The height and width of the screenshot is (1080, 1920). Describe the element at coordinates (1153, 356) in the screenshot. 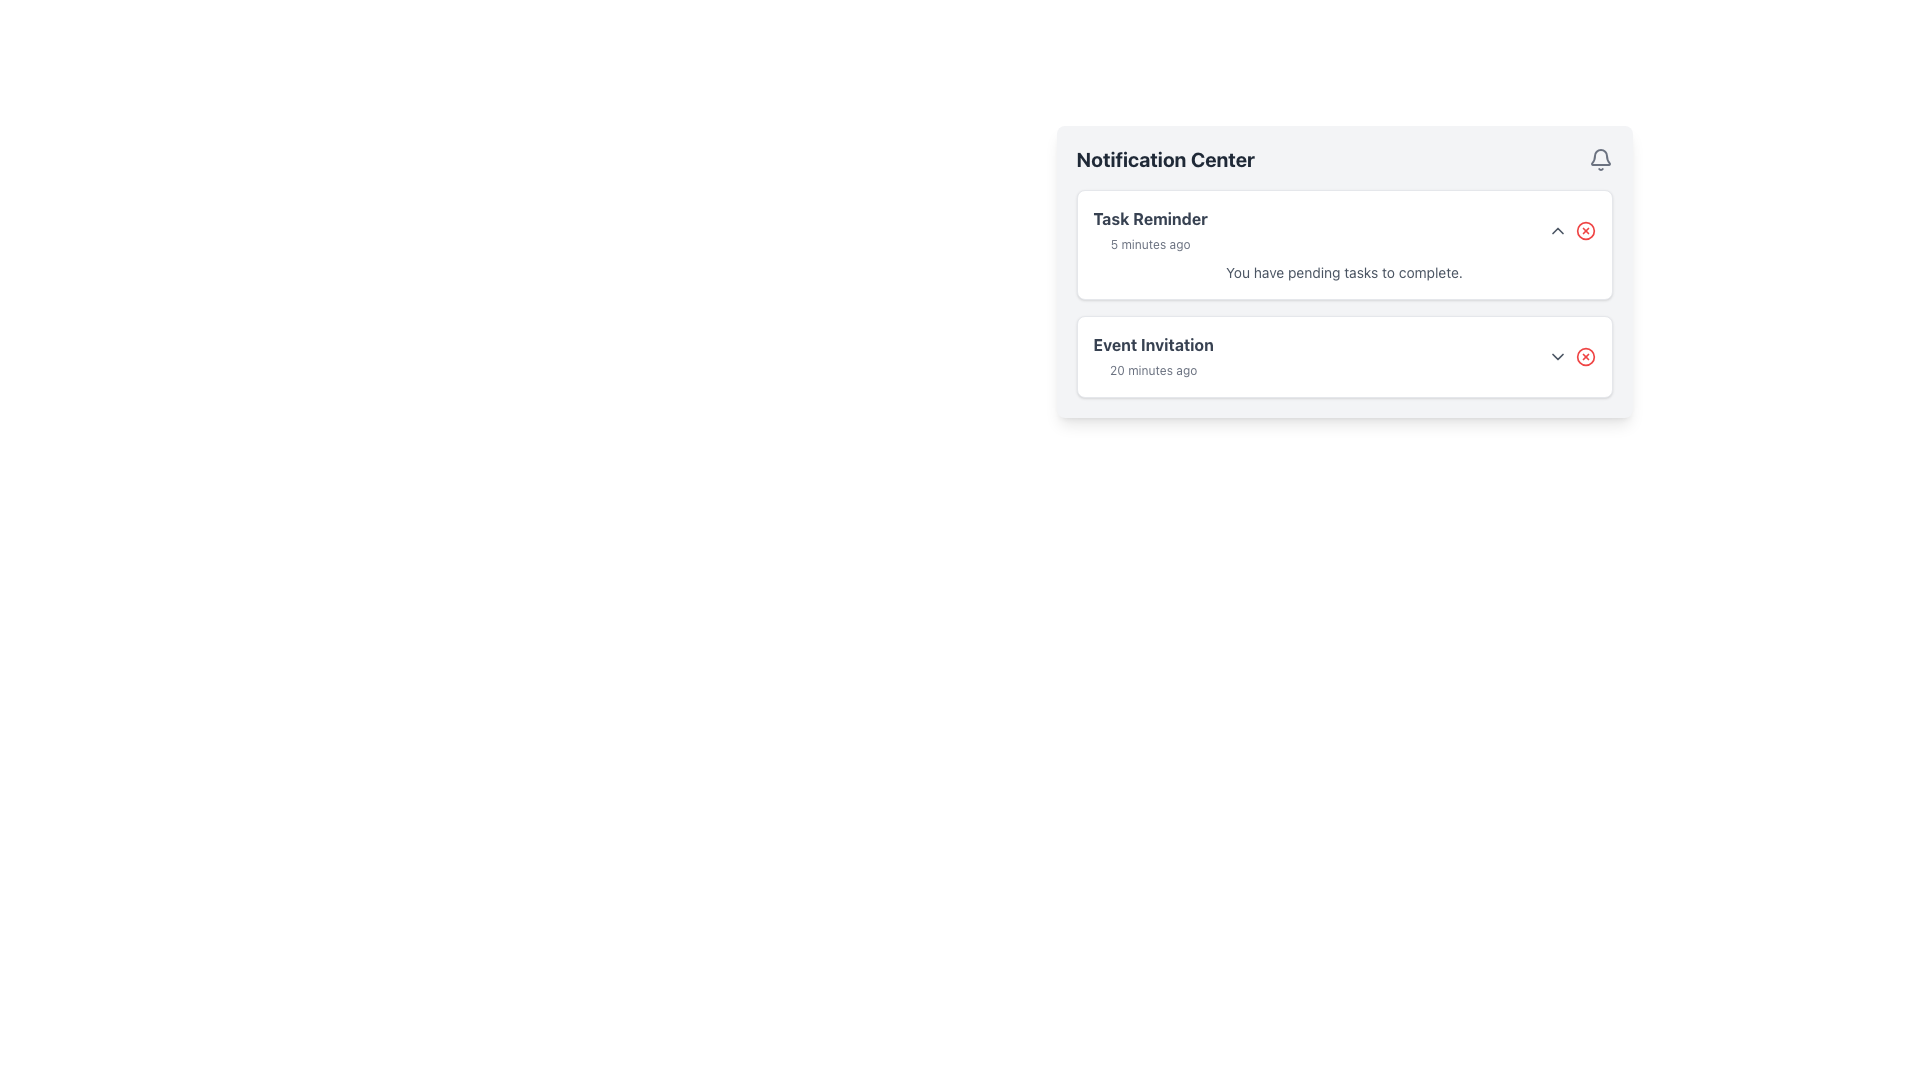

I see `details of the 'Event Invitation' notification text label, which displays 'Event Invitation' in bold dark gray and '20 minutes ago' in light gray` at that location.